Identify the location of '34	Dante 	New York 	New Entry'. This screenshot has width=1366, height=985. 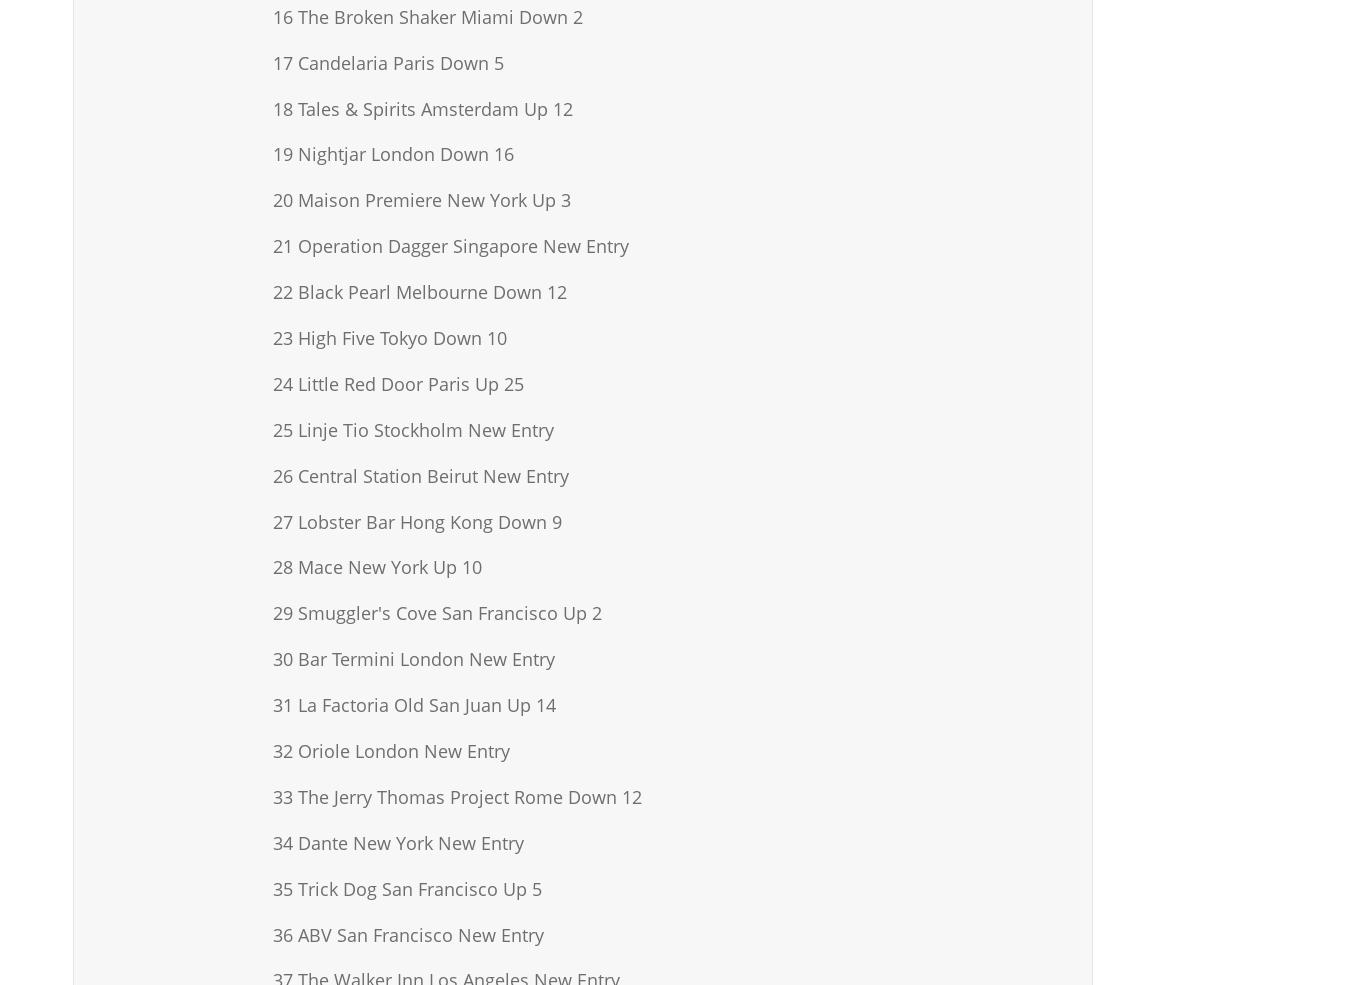
(273, 840).